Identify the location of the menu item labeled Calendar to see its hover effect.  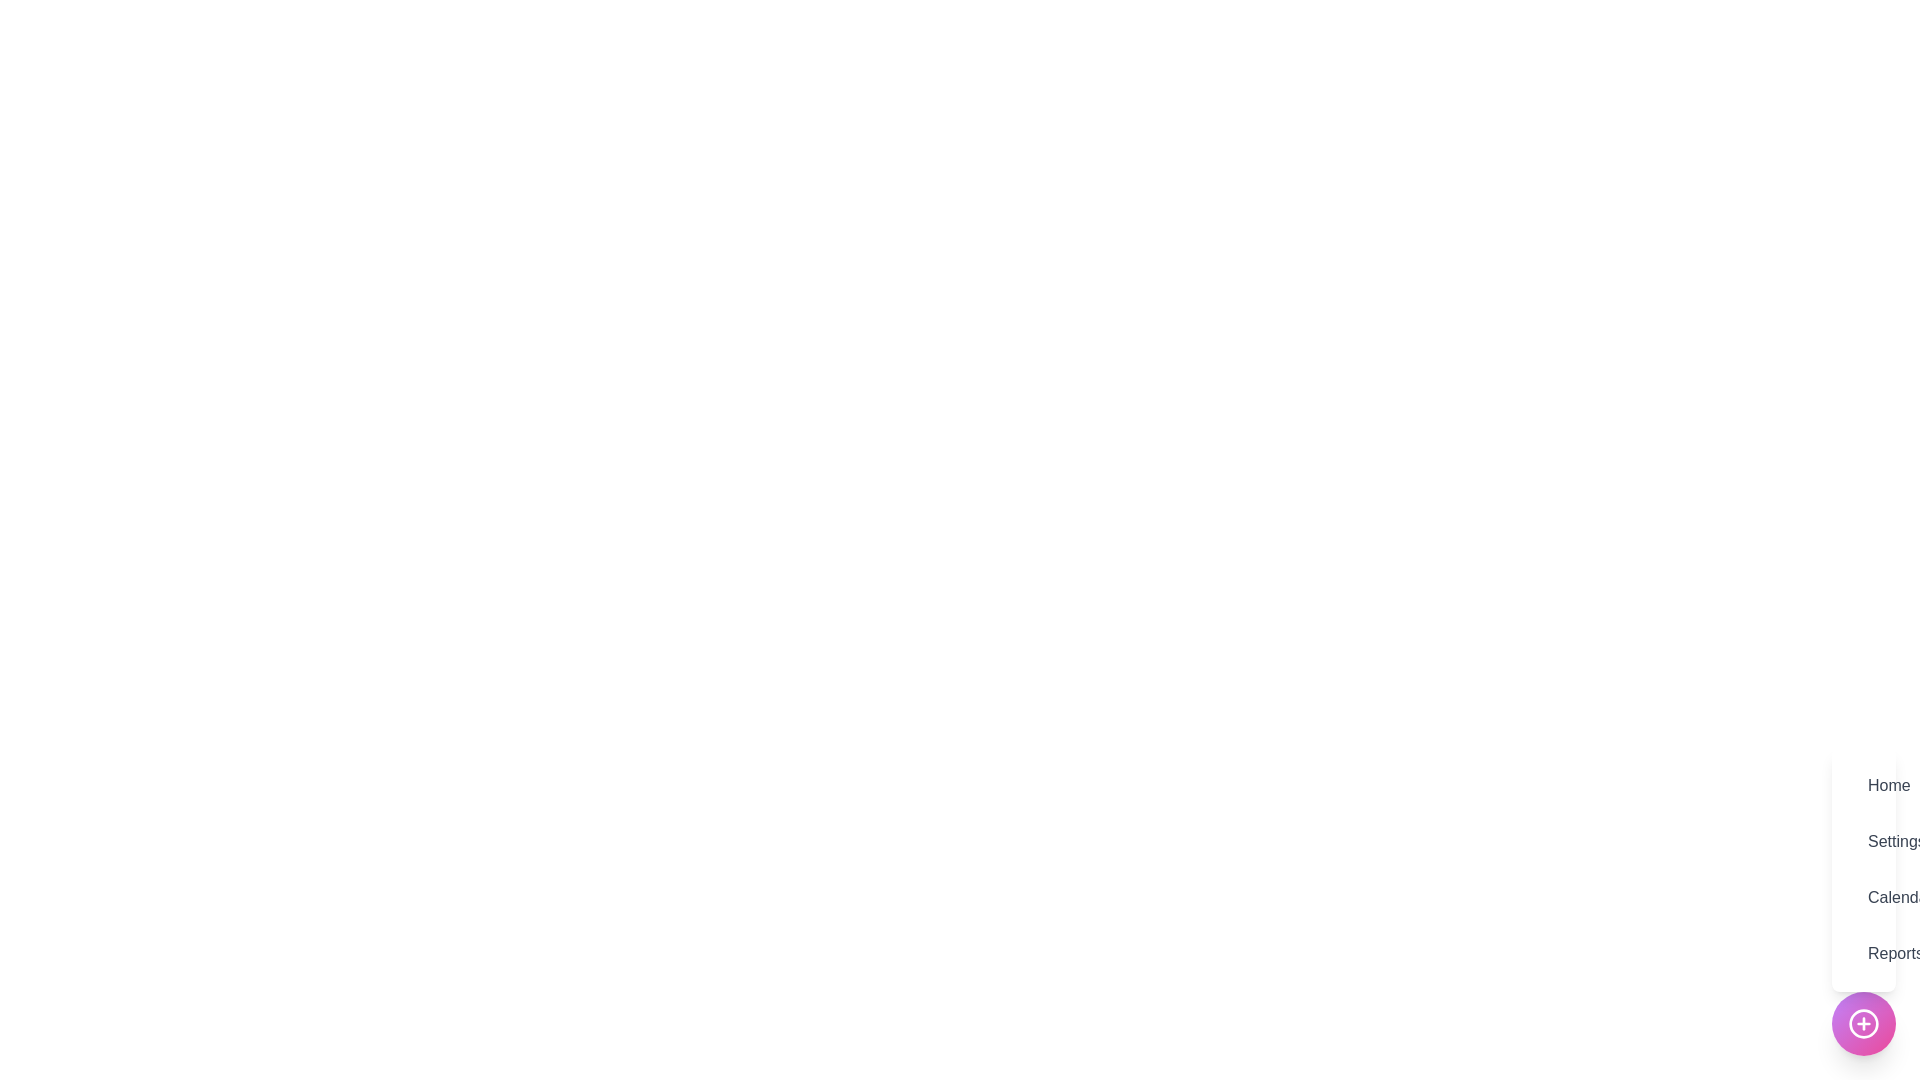
(1862, 897).